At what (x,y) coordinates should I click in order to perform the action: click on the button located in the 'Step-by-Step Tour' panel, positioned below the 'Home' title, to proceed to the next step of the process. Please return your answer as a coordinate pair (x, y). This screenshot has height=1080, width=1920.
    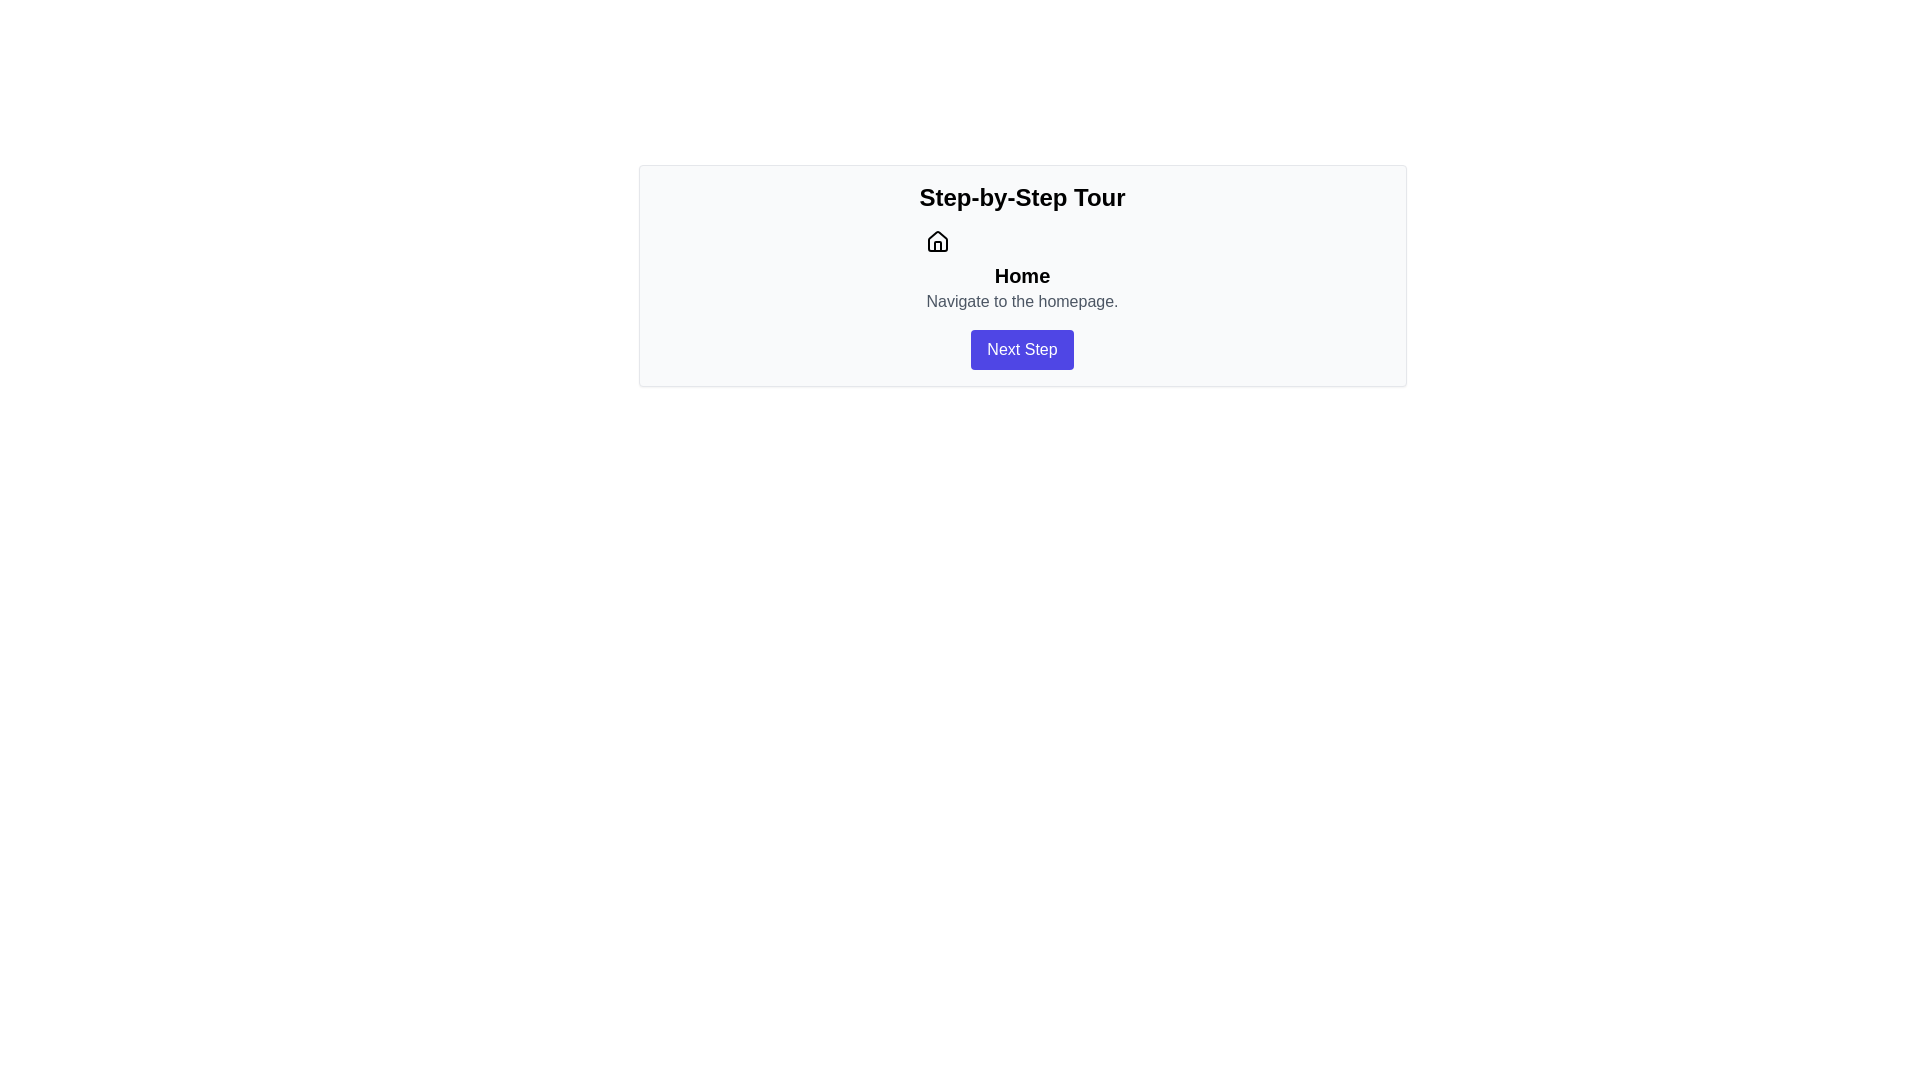
    Looking at the image, I should click on (1022, 349).